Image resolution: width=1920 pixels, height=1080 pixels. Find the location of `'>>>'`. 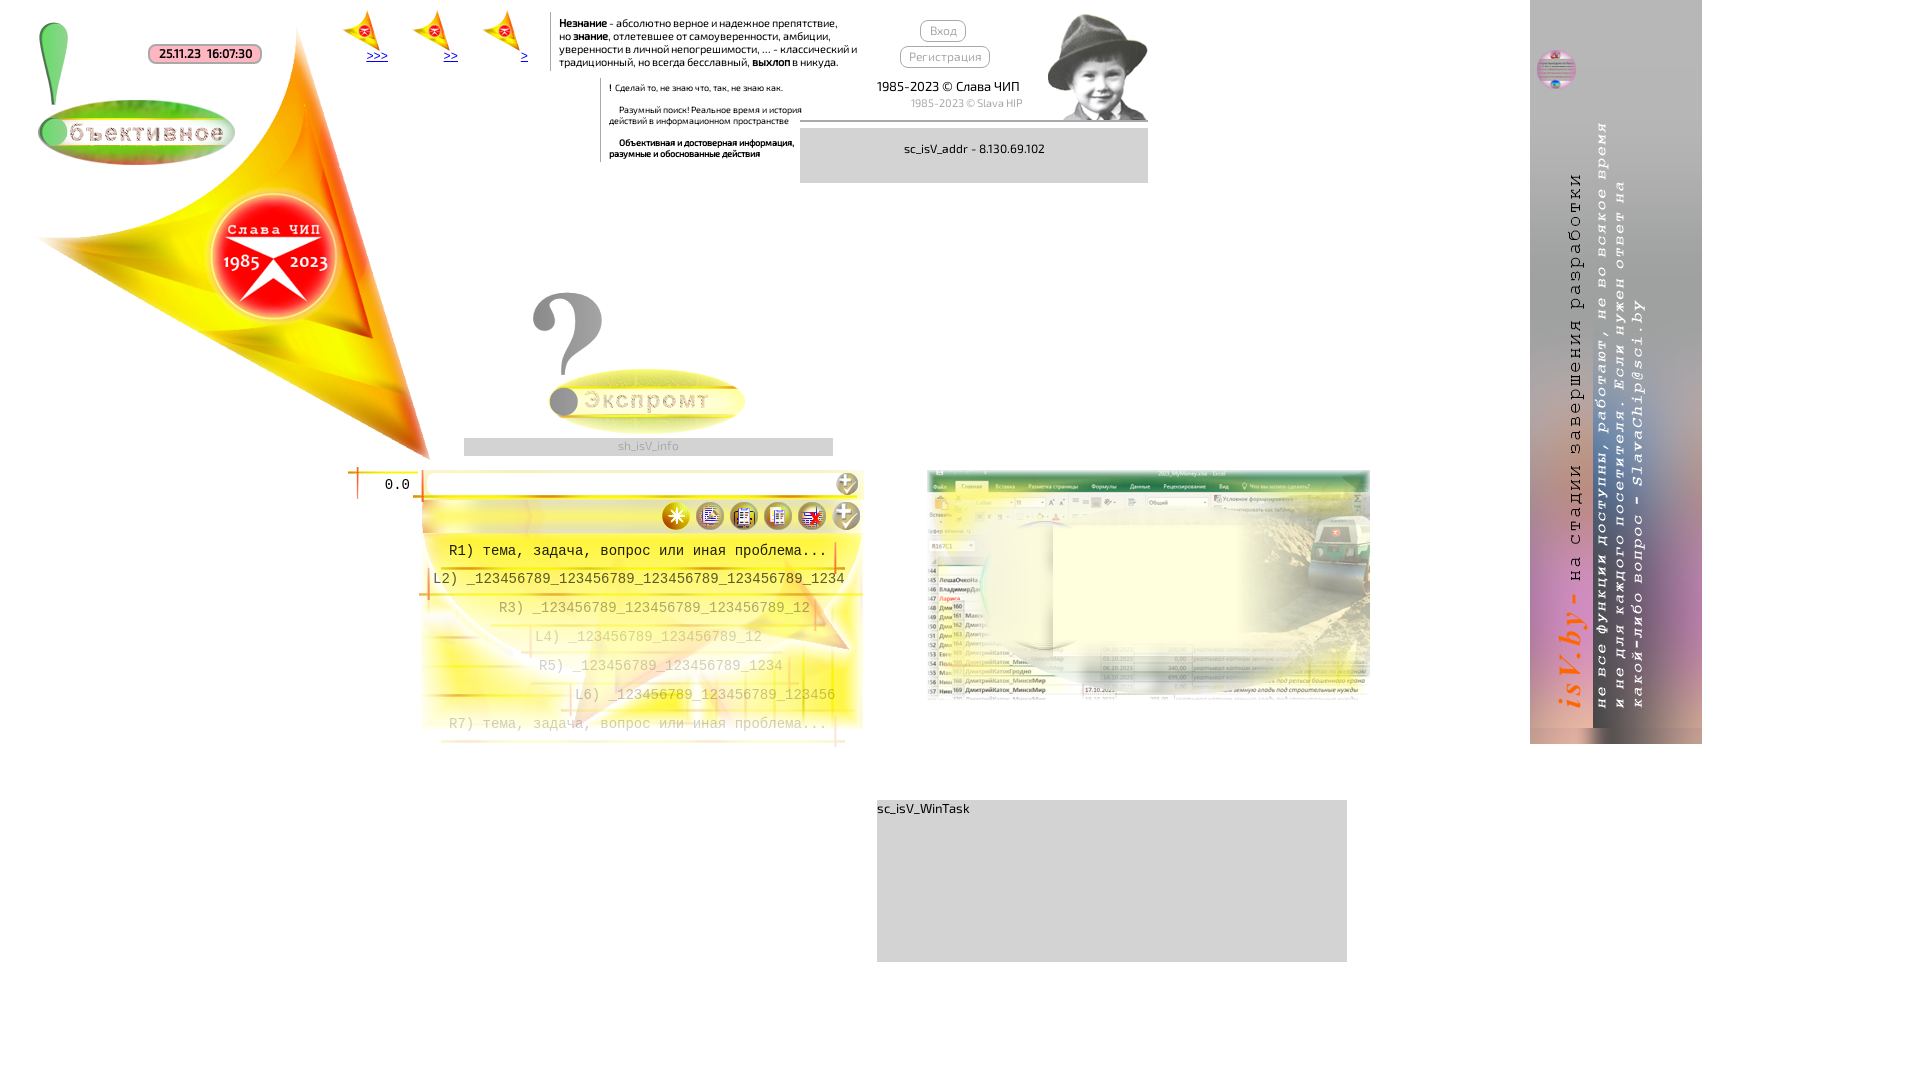

'>>>' is located at coordinates (340, 39).